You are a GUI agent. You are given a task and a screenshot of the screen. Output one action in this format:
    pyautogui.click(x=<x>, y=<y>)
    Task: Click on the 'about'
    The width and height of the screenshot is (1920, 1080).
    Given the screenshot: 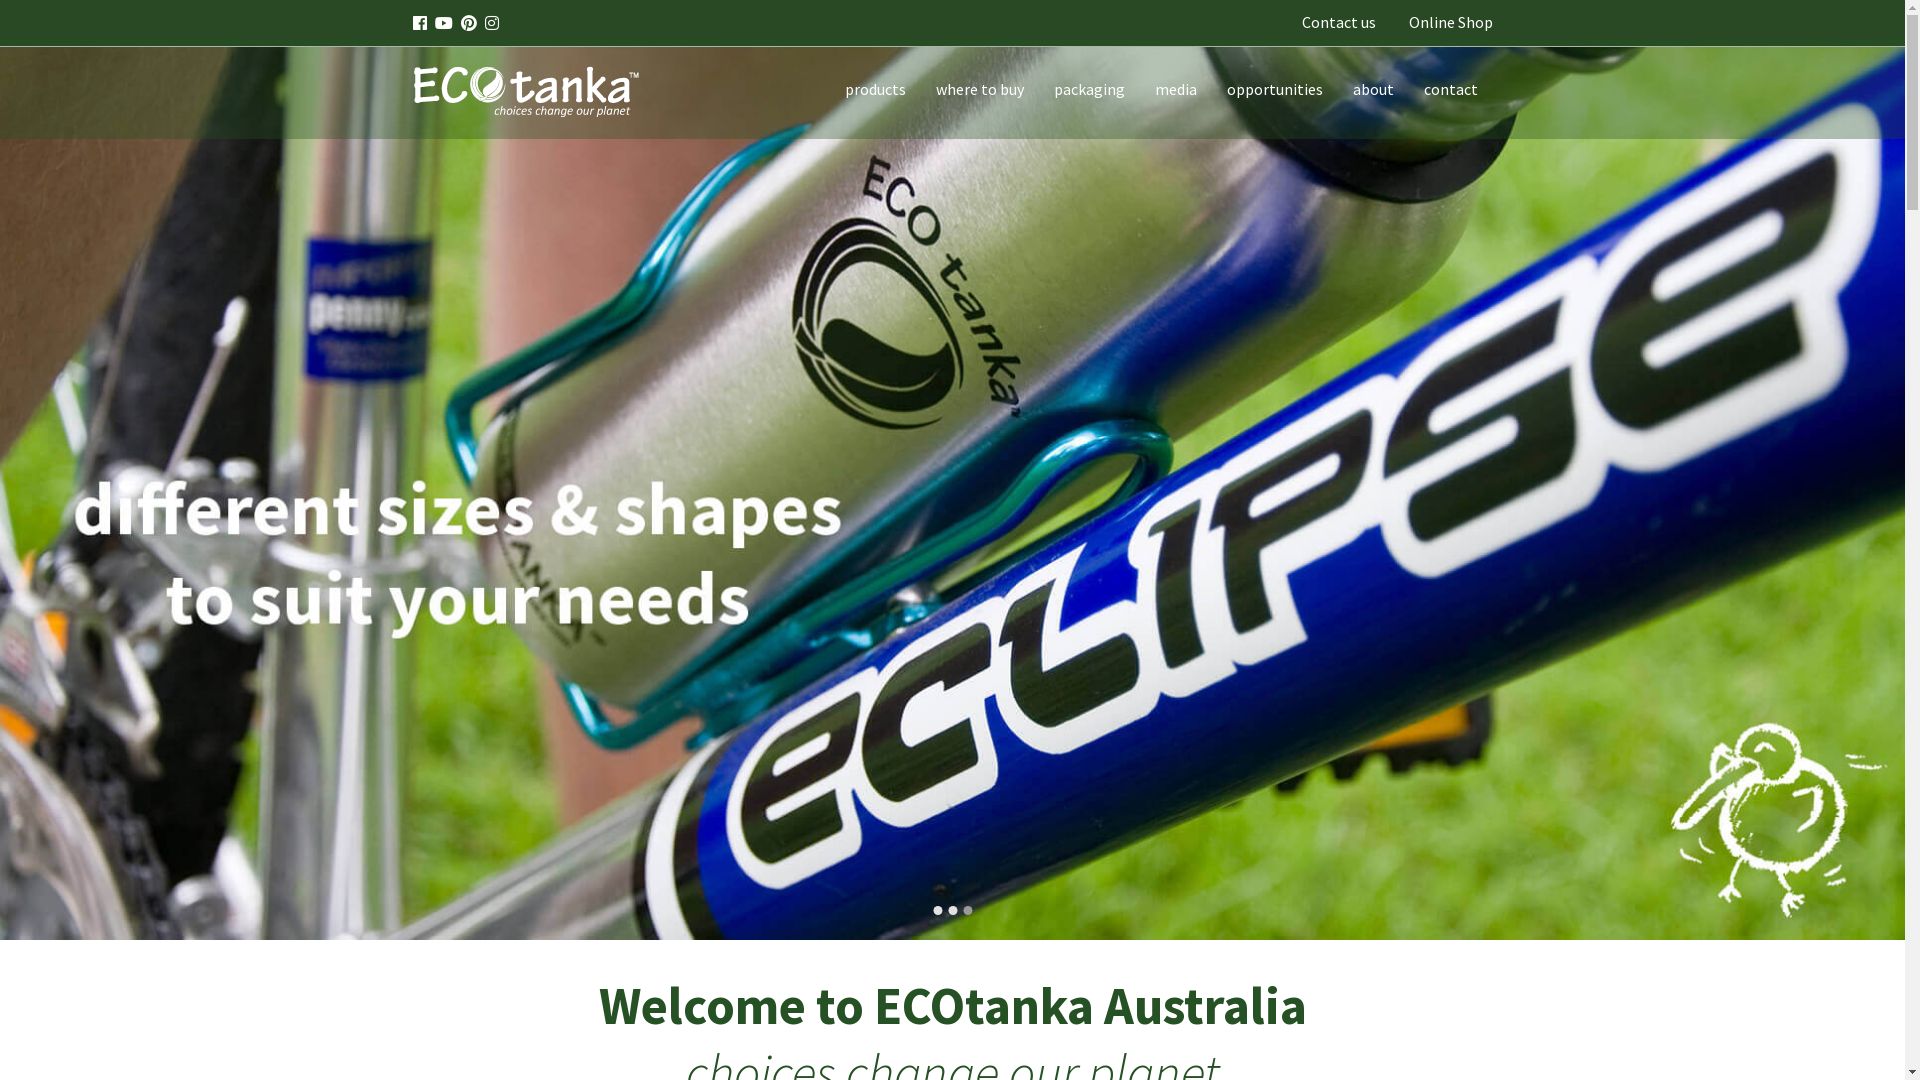 What is the action you would take?
    pyautogui.click(x=1338, y=87)
    